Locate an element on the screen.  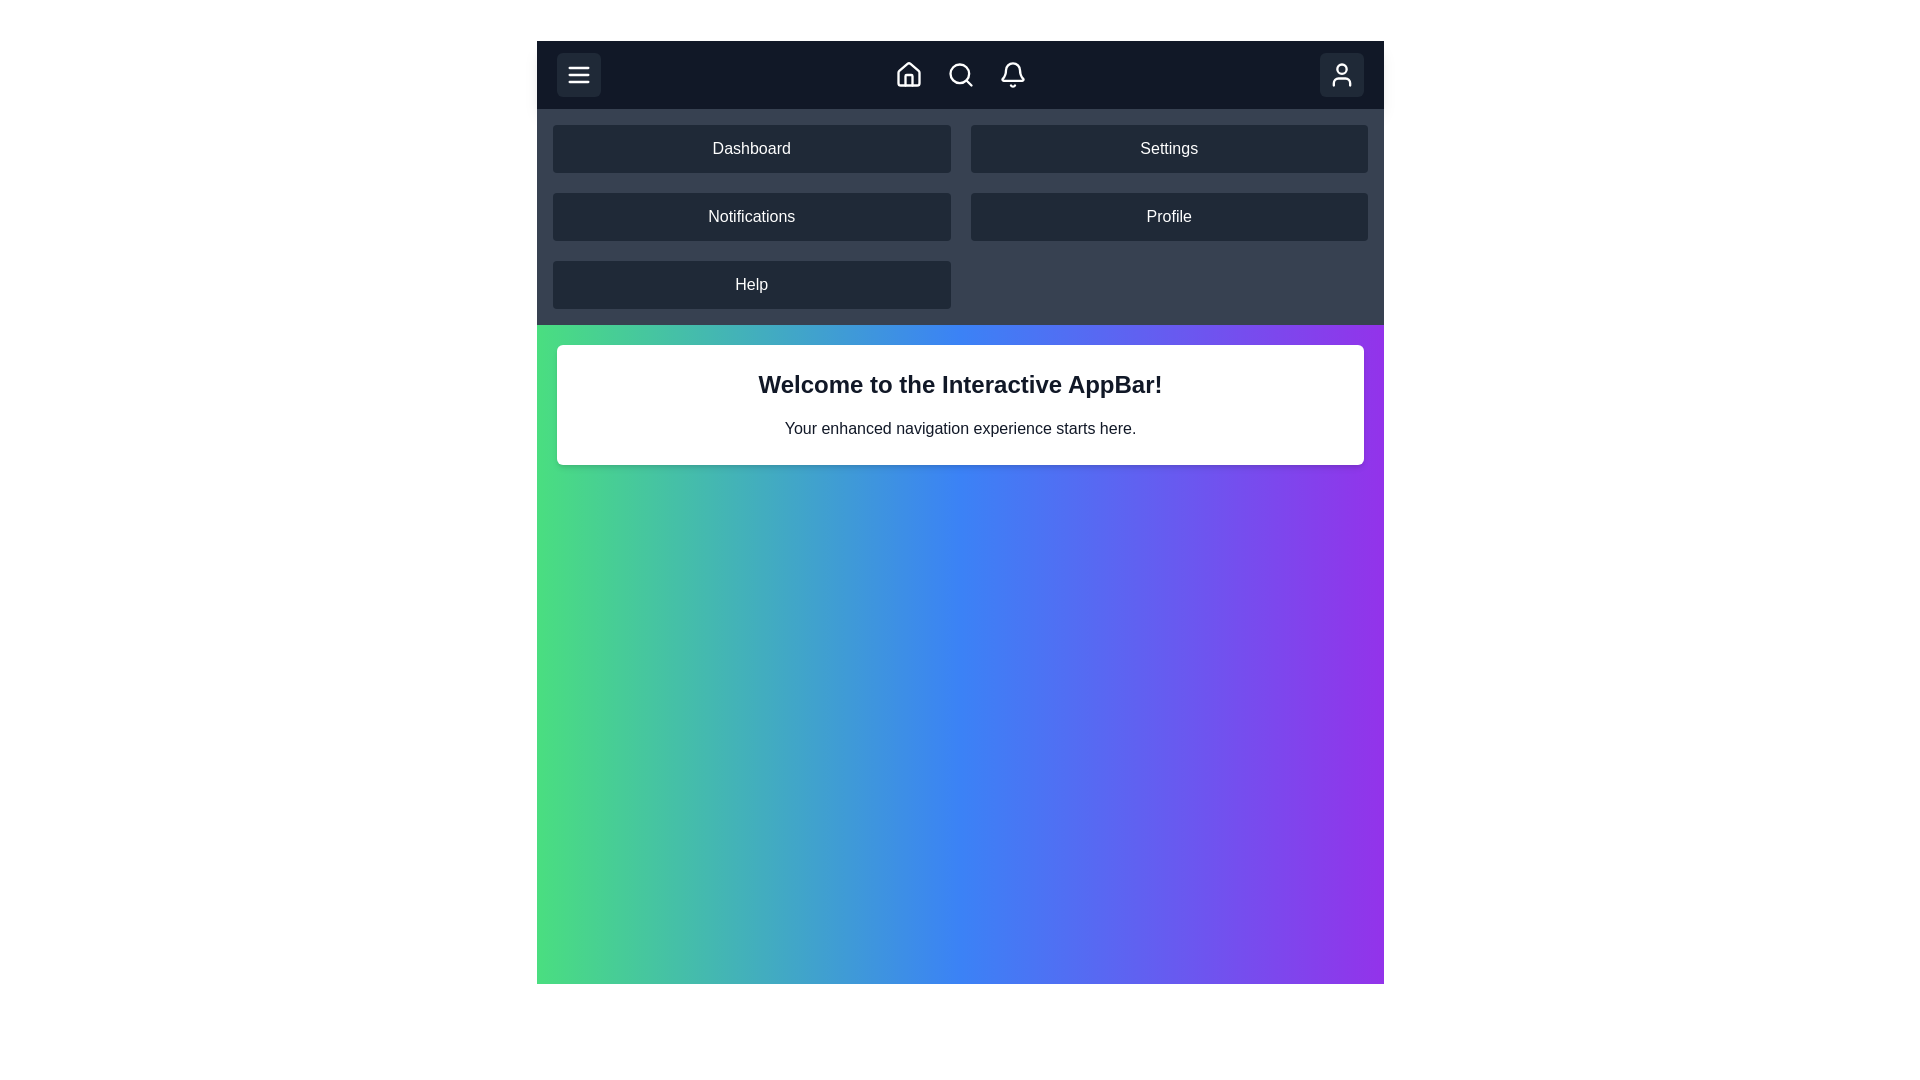
the Notifications button in the navigation bar is located at coordinates (1012, 73).